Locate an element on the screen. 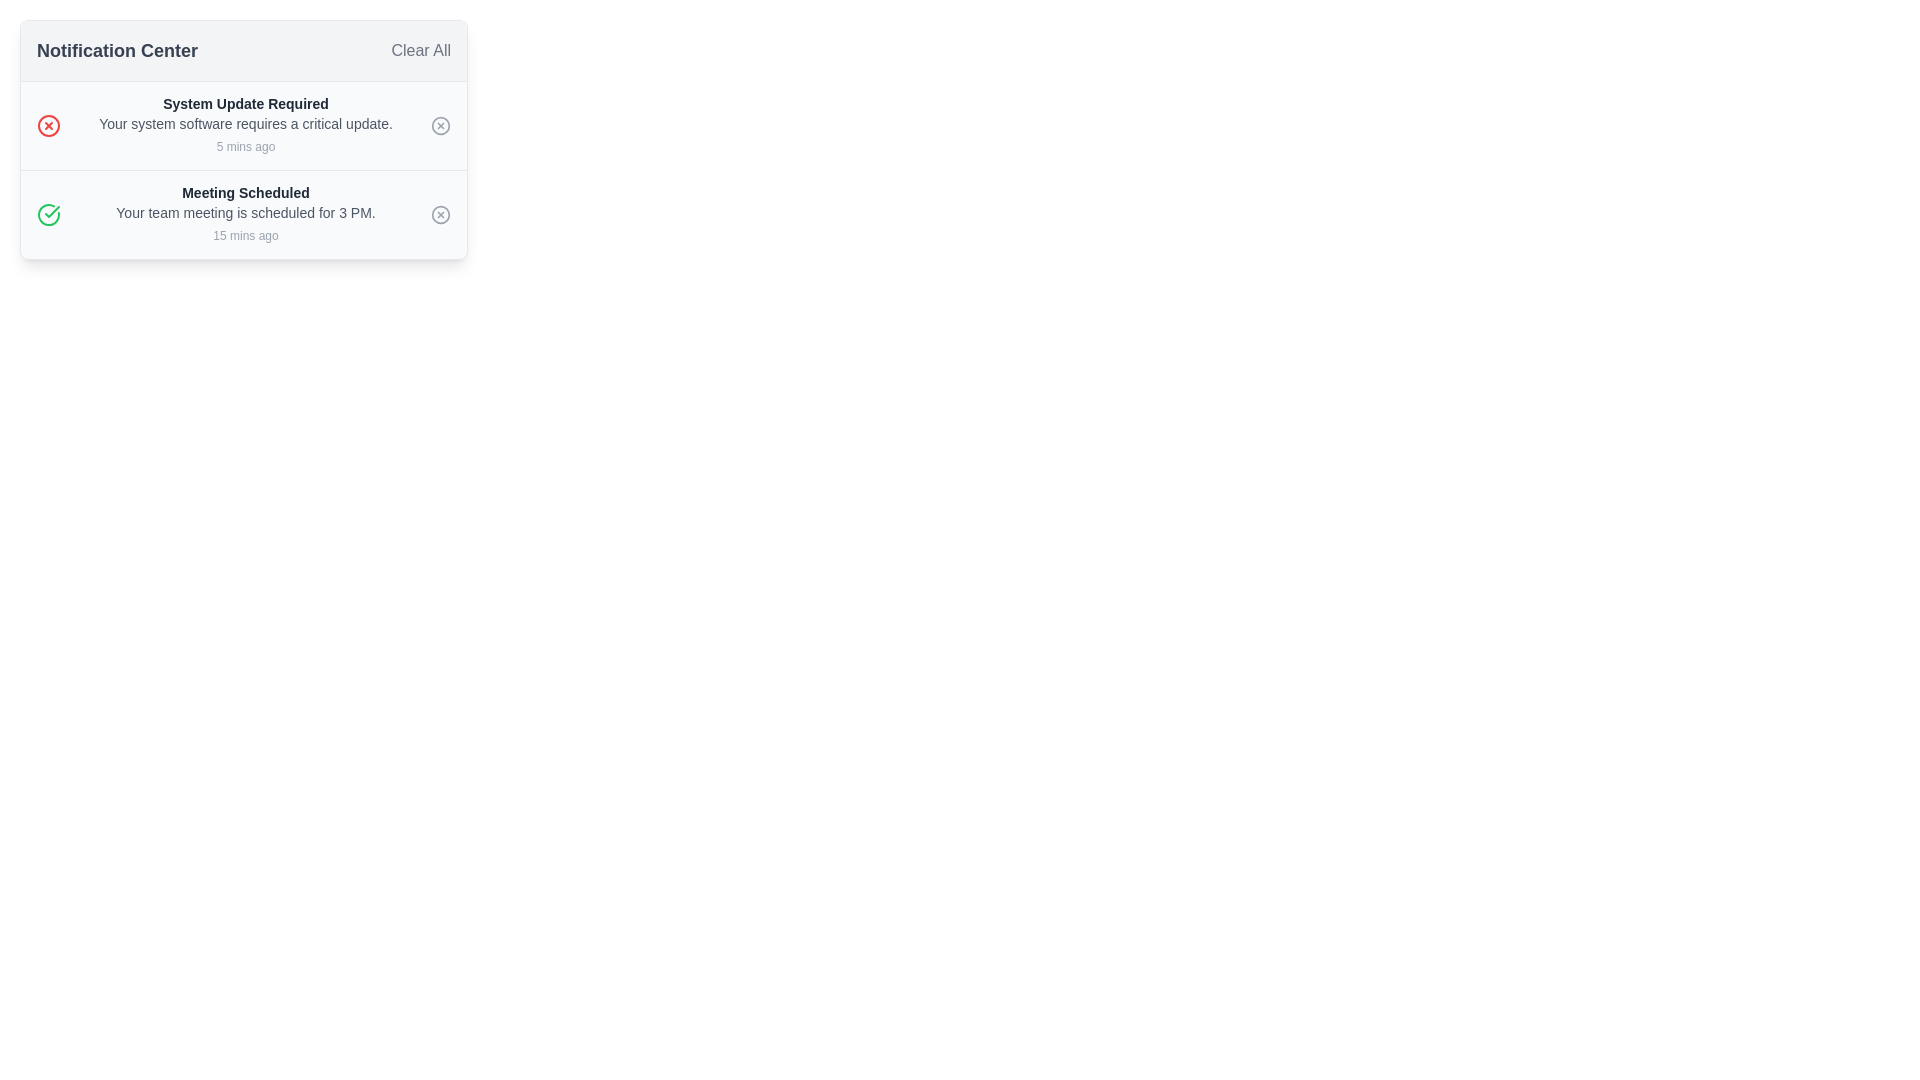 The width and height of the screenshot is (1920, 1080). the Circle SVG component located in the second row of notifications in the notification center, which is positioned to the far right of the second notification entry is located at coordinates (440, 215).